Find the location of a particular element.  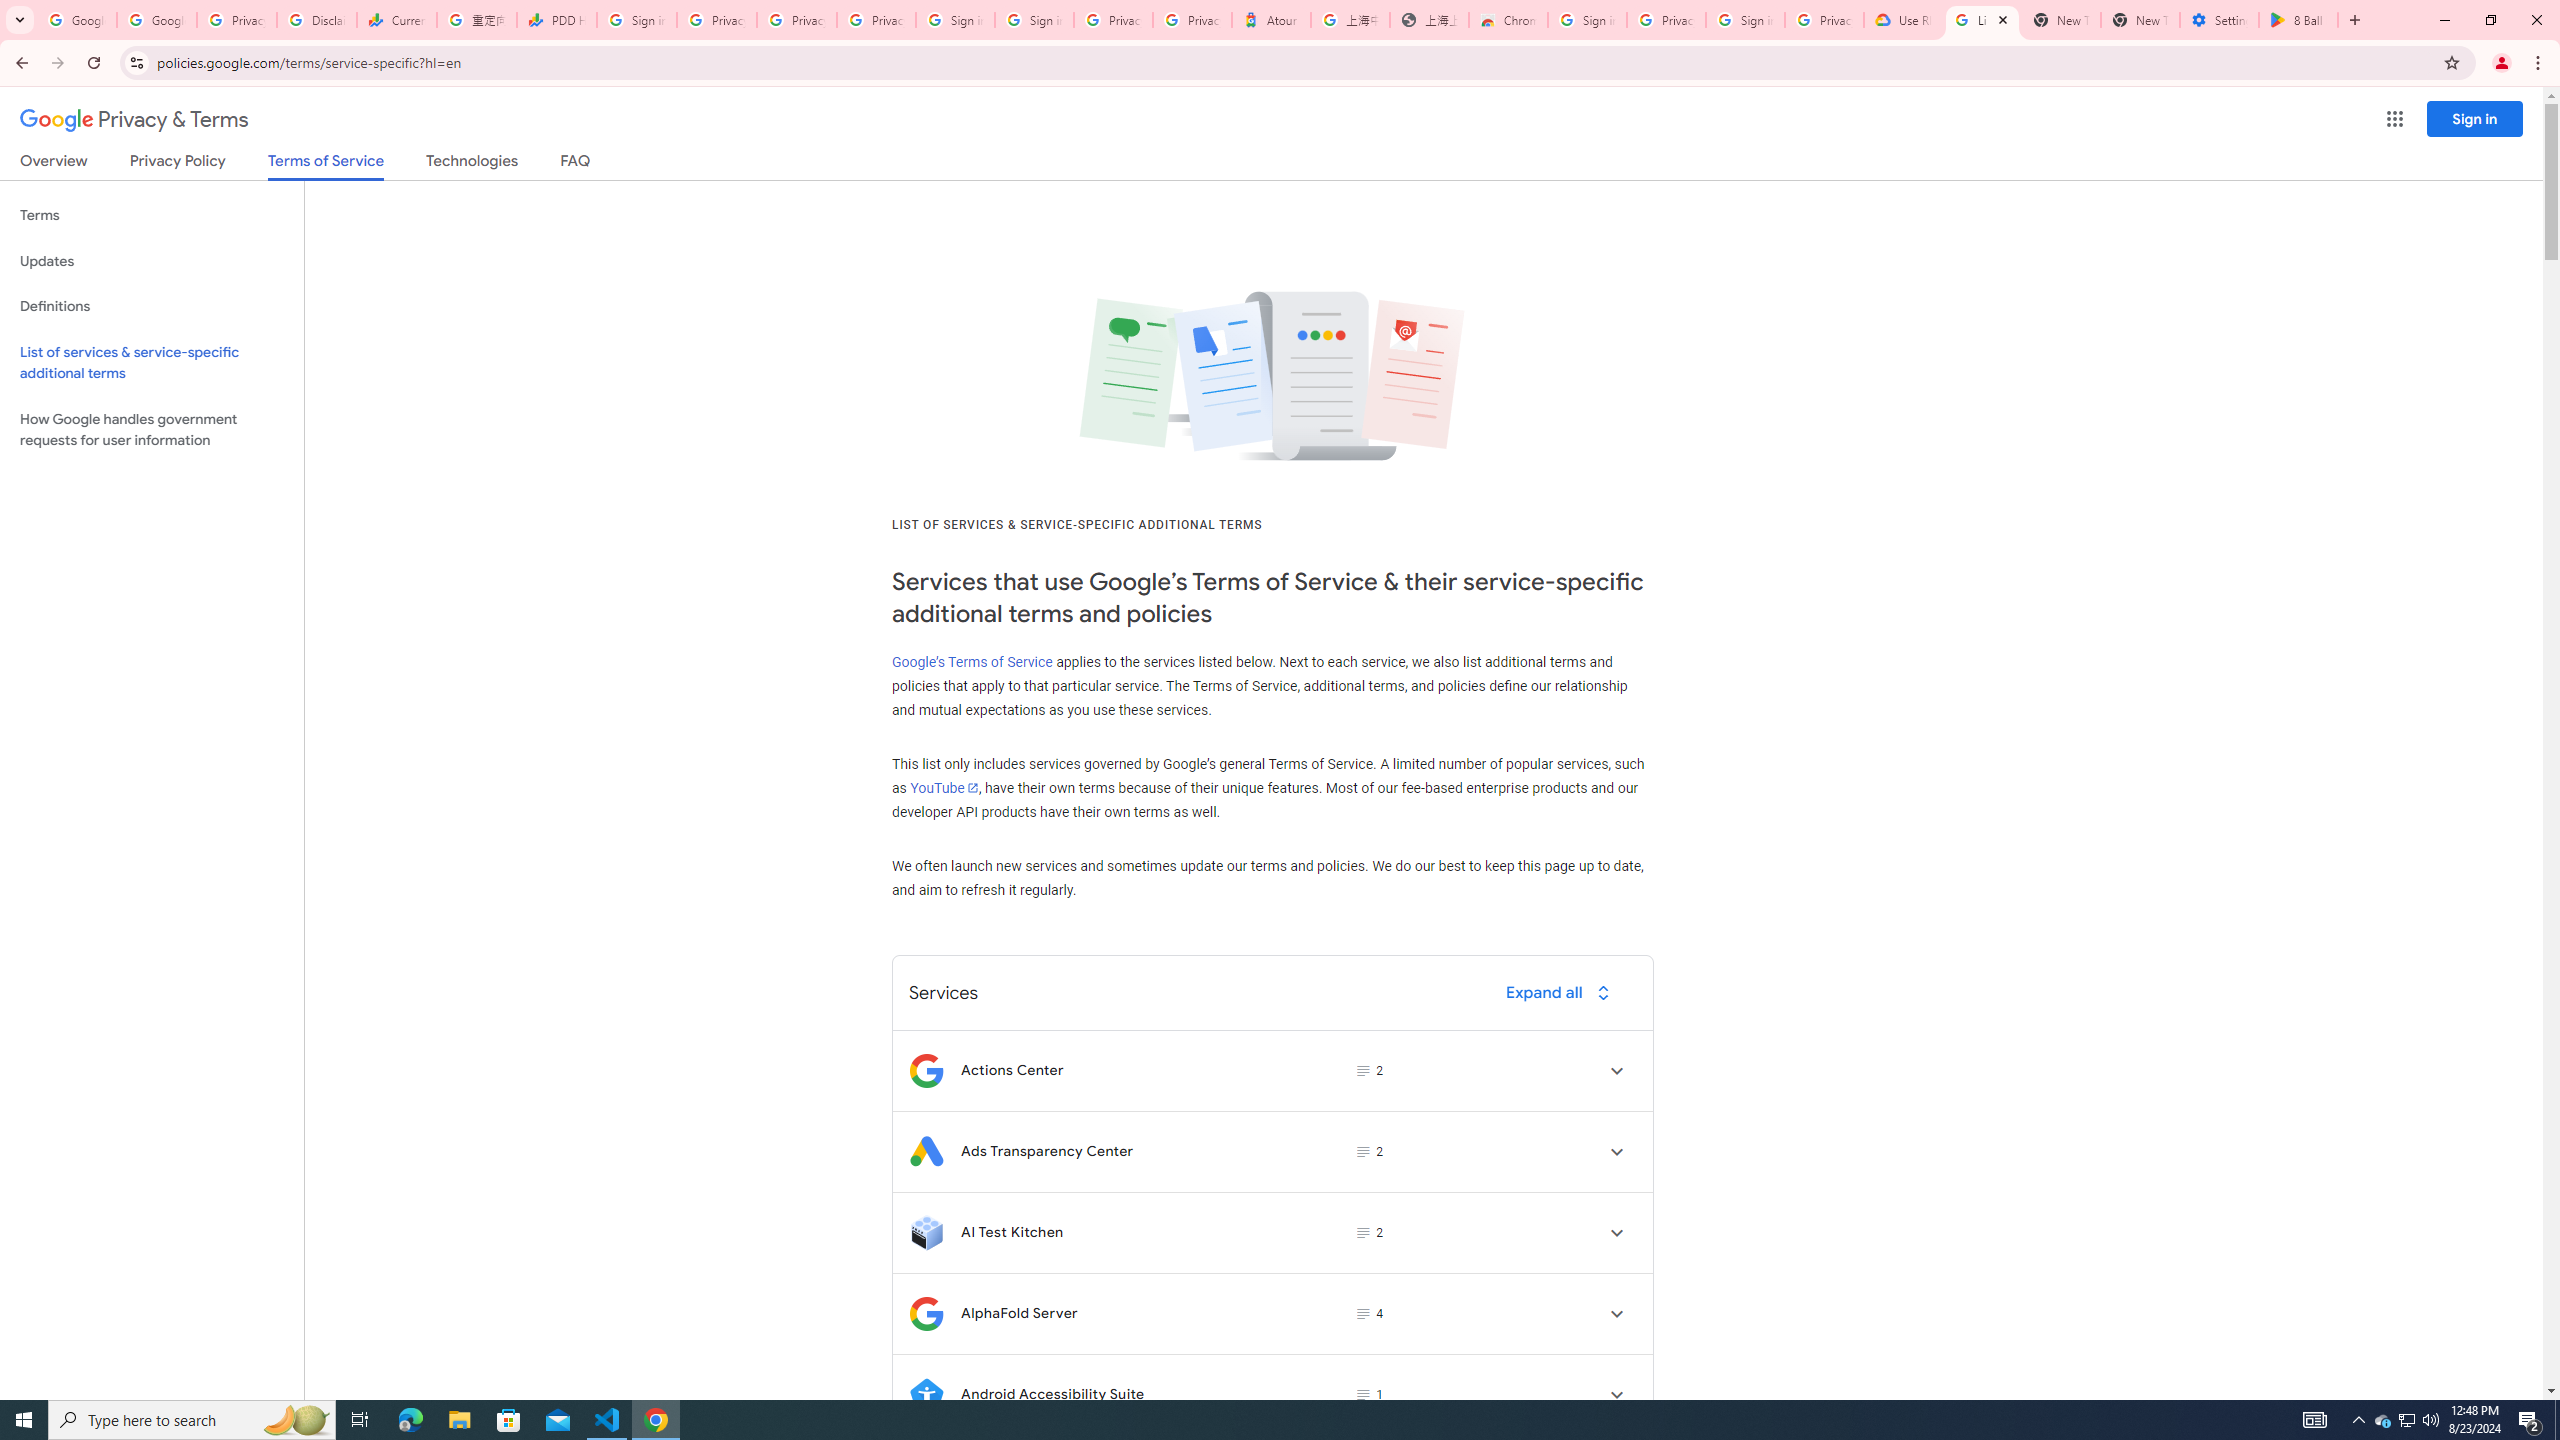

'8 Ball Pool - Apps on Google Play' is located at coordinates (2298, 19).